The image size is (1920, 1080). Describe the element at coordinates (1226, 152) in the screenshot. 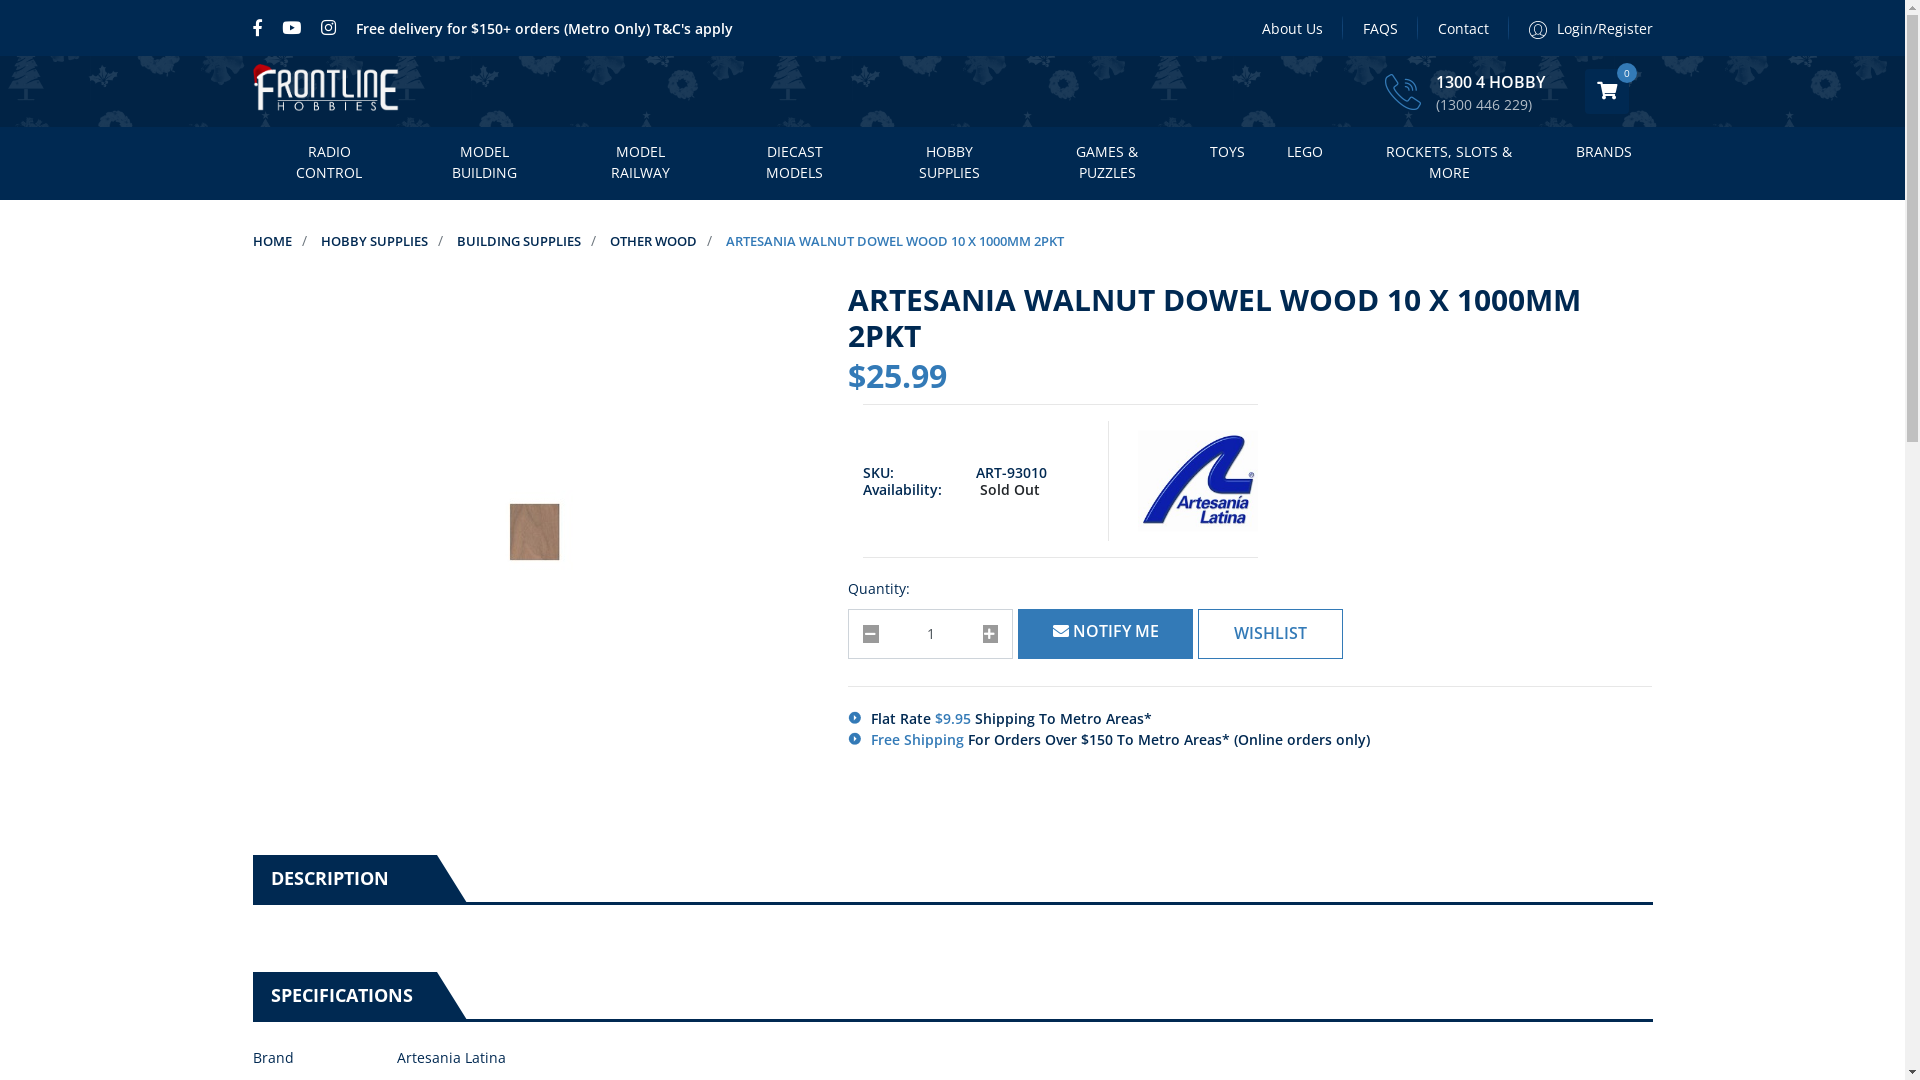

I see `'TOYS'` at that location.